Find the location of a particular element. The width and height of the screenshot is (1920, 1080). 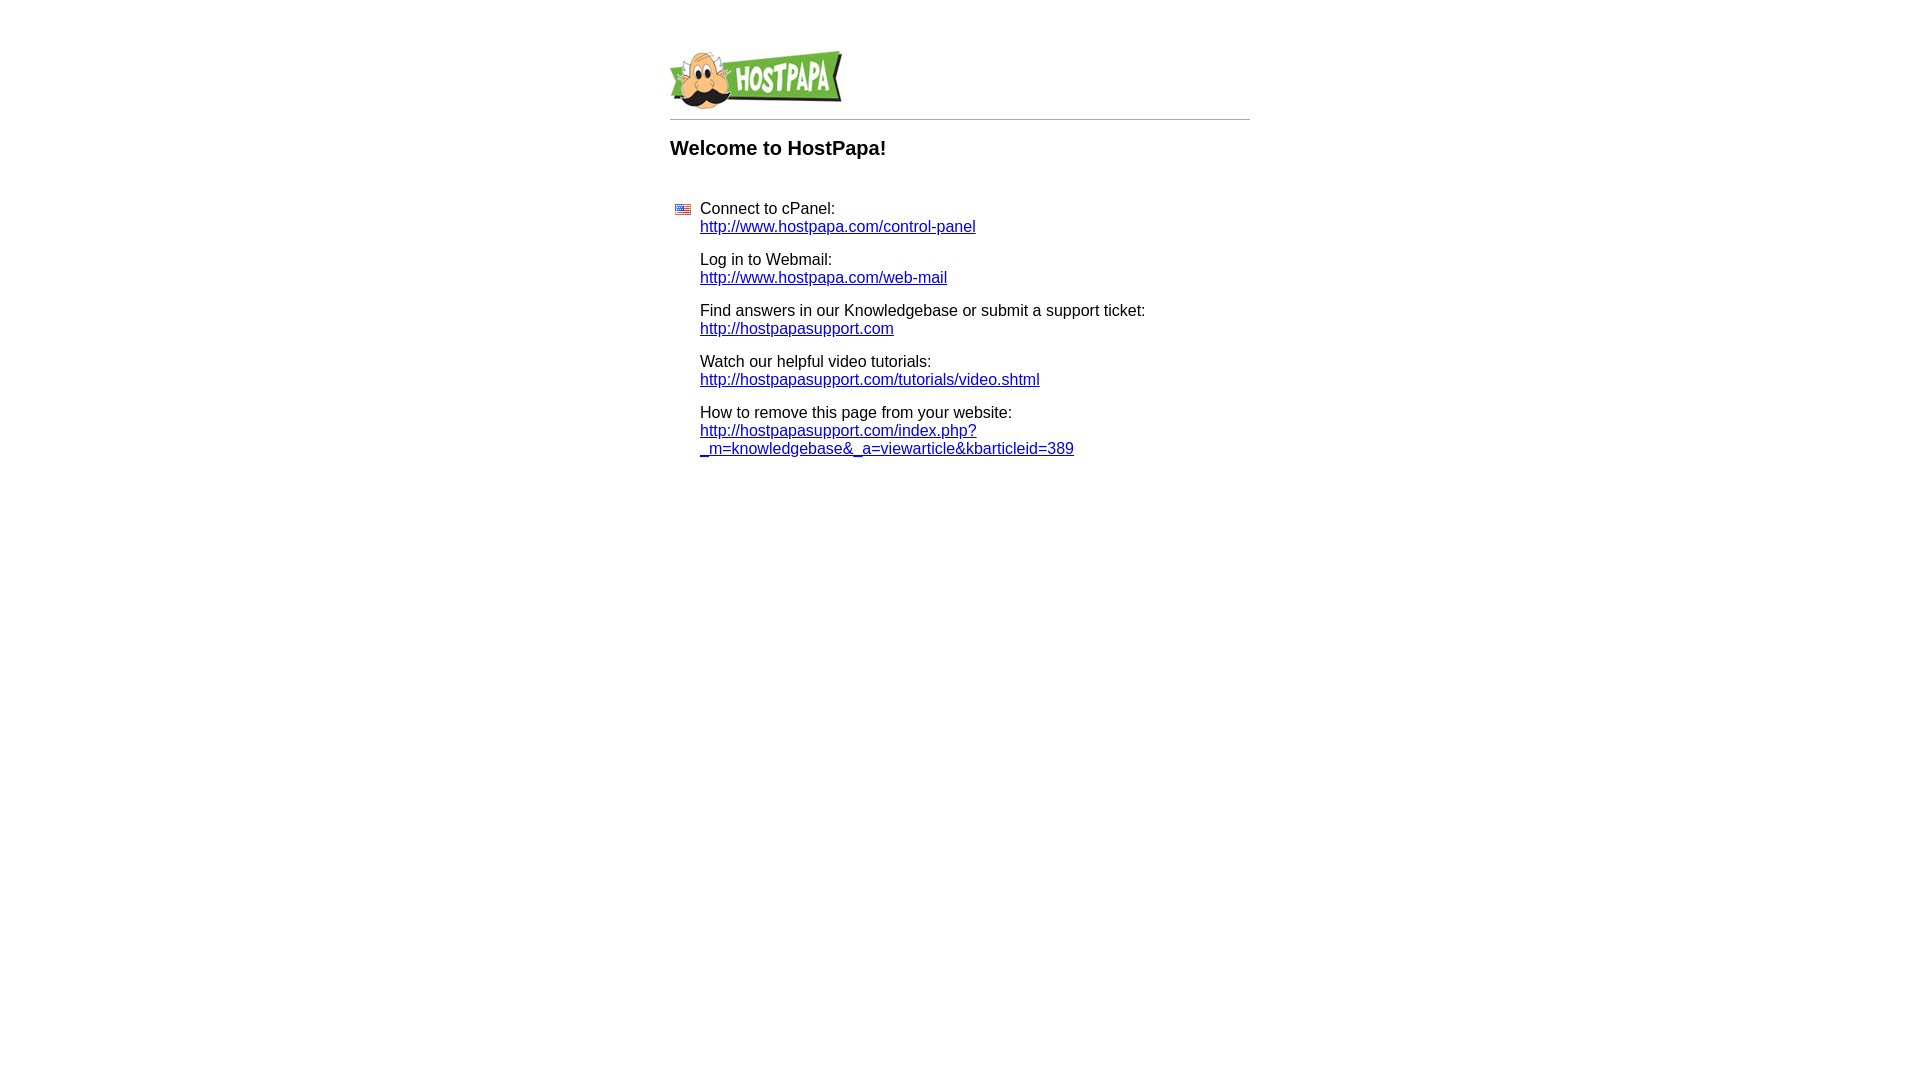

'http://www.hostpapa.com/control-panel' is located at coordinates (700, 225).